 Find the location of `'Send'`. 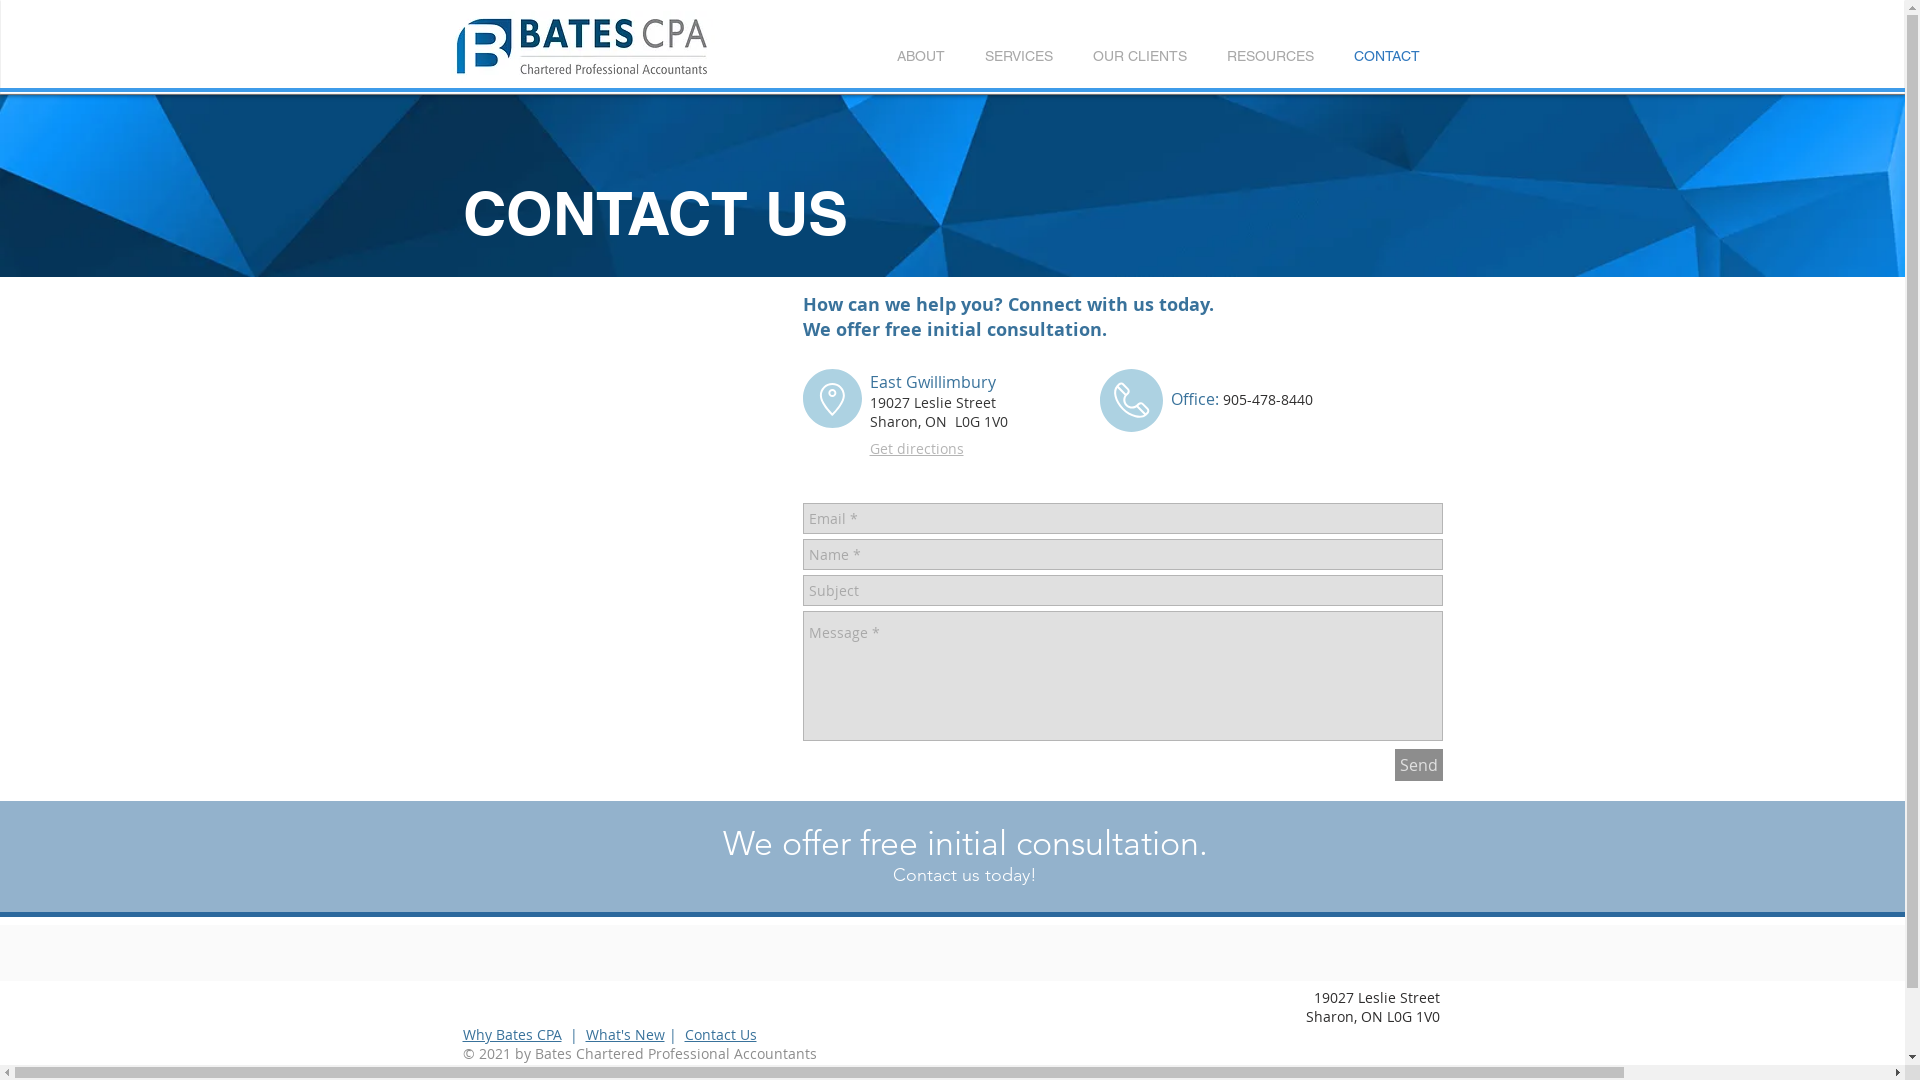

'Send' is located at coordinates (1416, 764).